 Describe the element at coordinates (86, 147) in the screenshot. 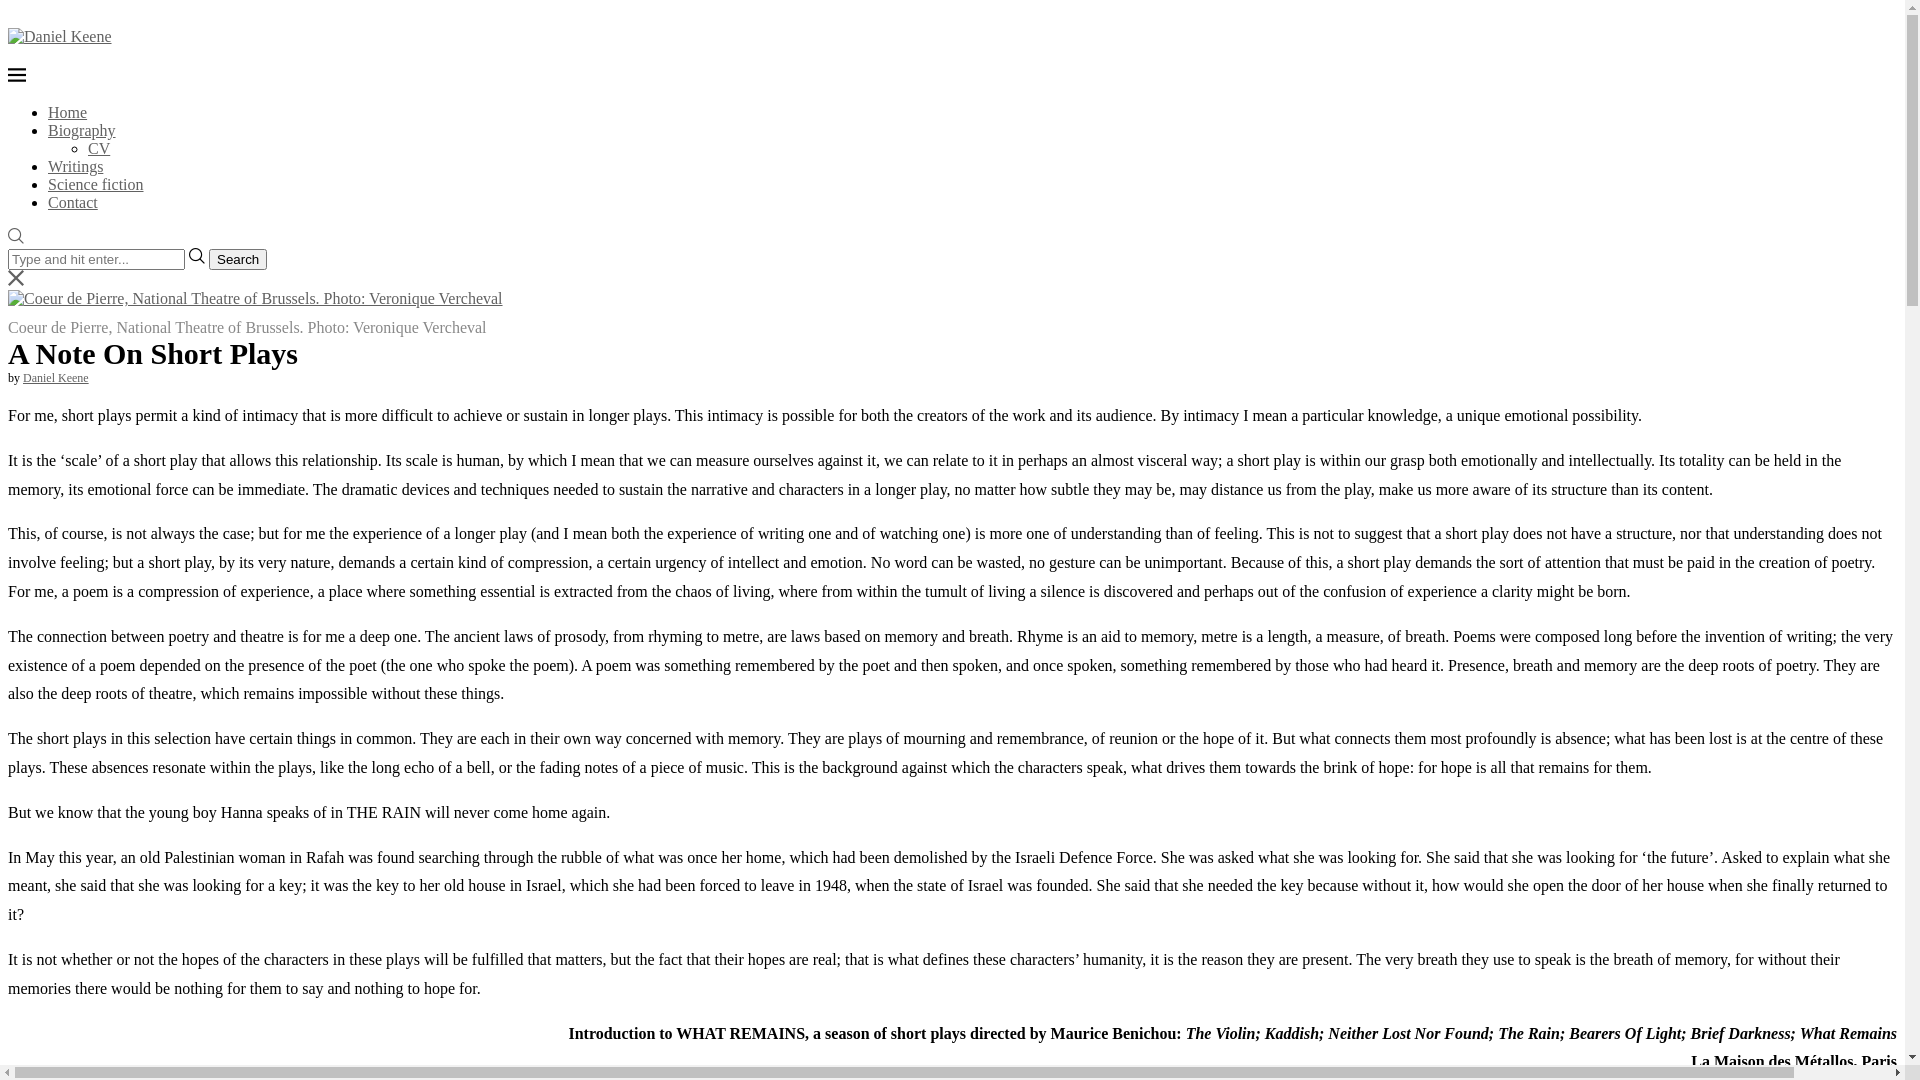

I see `'CV'` at that location.